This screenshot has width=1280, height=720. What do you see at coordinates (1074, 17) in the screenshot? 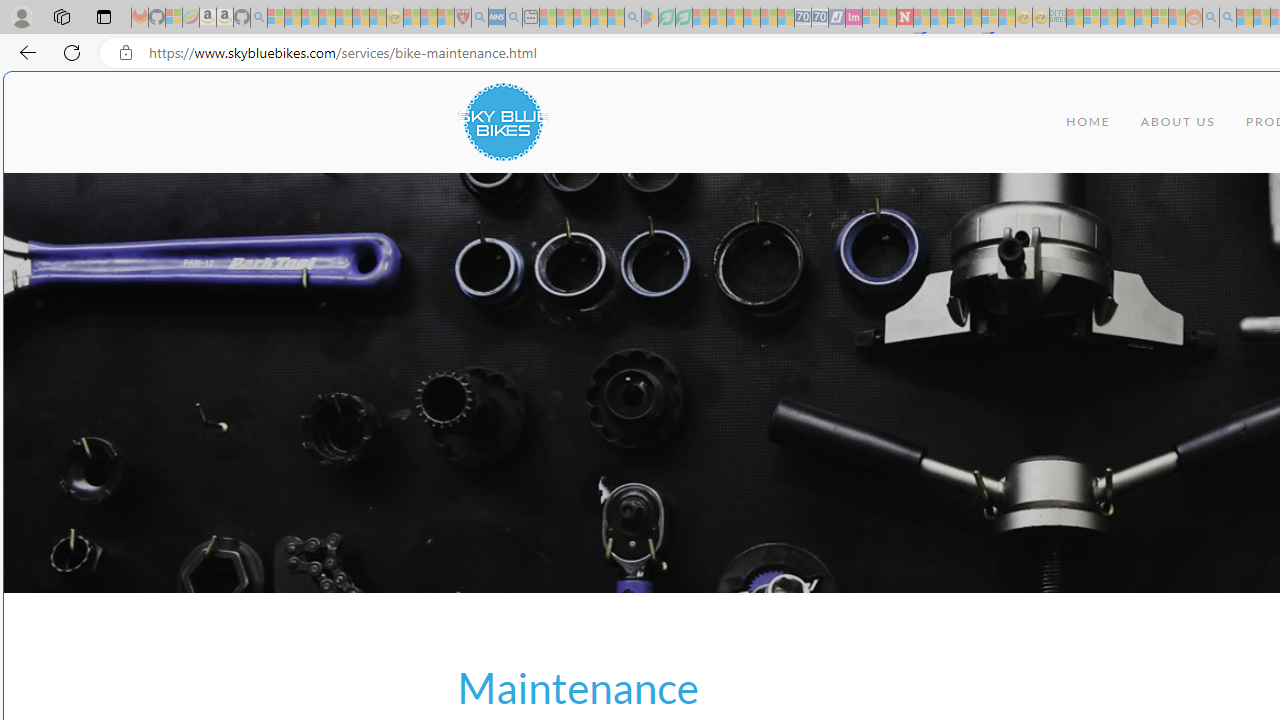
I see `'MSNBC - MSN - Sleeping'` at bounding box center [1074, 17].